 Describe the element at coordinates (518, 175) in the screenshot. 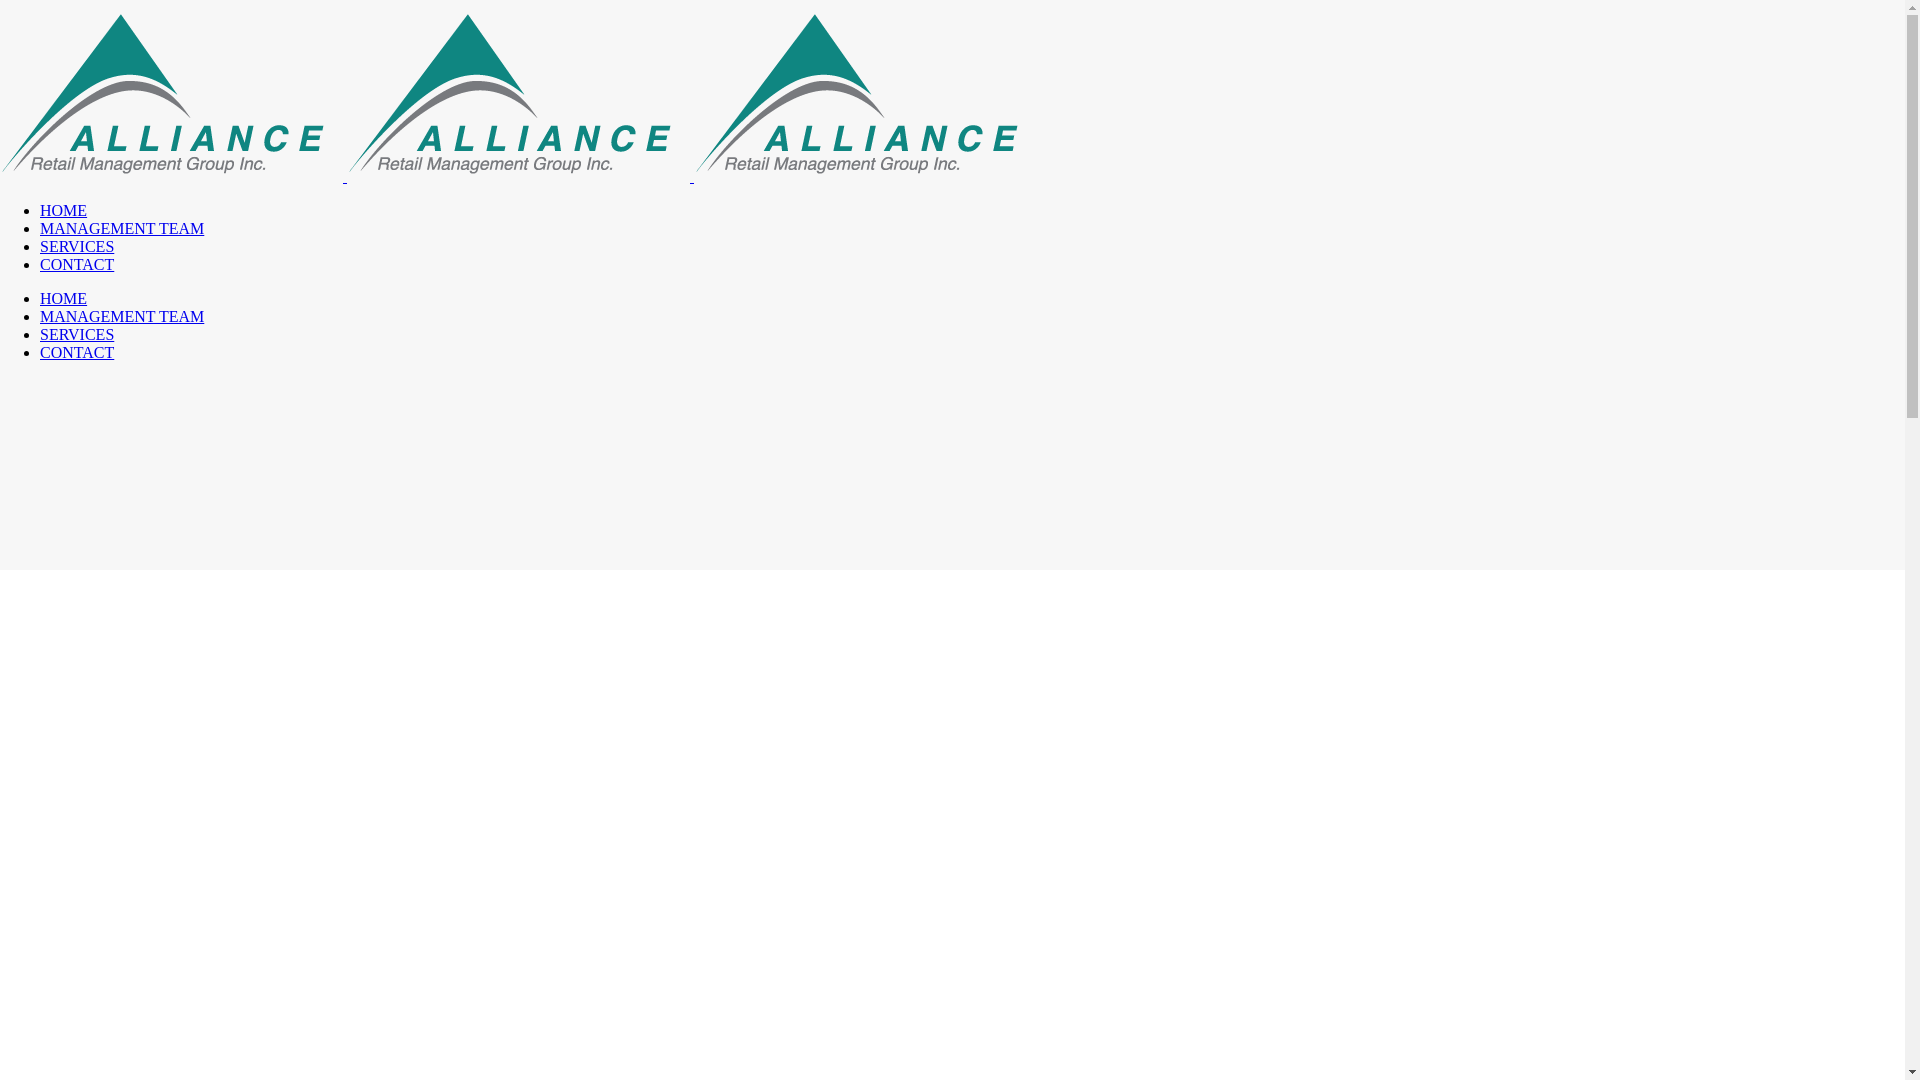

I see `'Alliance Retail Management Group Inc.'` at that location.